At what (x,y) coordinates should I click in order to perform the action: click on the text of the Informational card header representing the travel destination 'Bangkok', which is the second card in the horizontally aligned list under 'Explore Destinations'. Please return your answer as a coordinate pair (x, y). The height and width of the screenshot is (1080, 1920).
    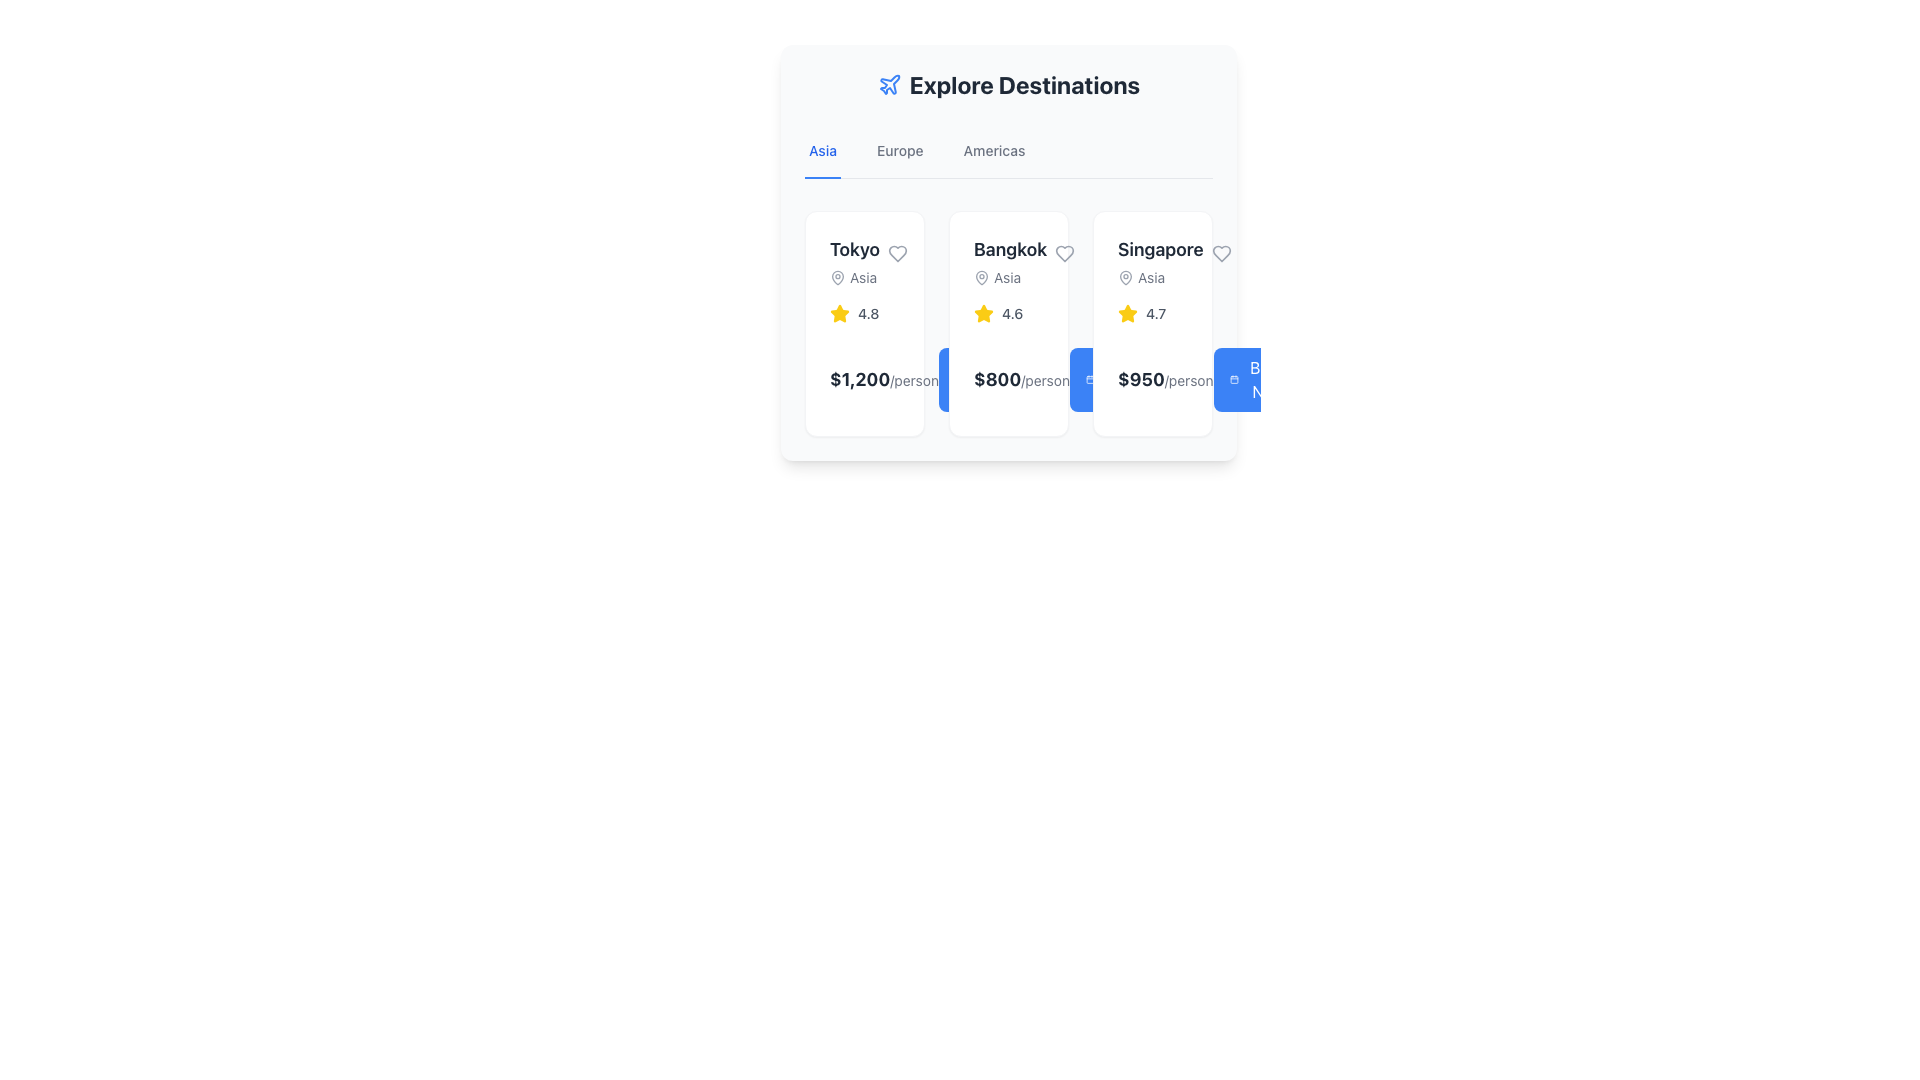
    Looking at the image, I should click on (1008, 261).